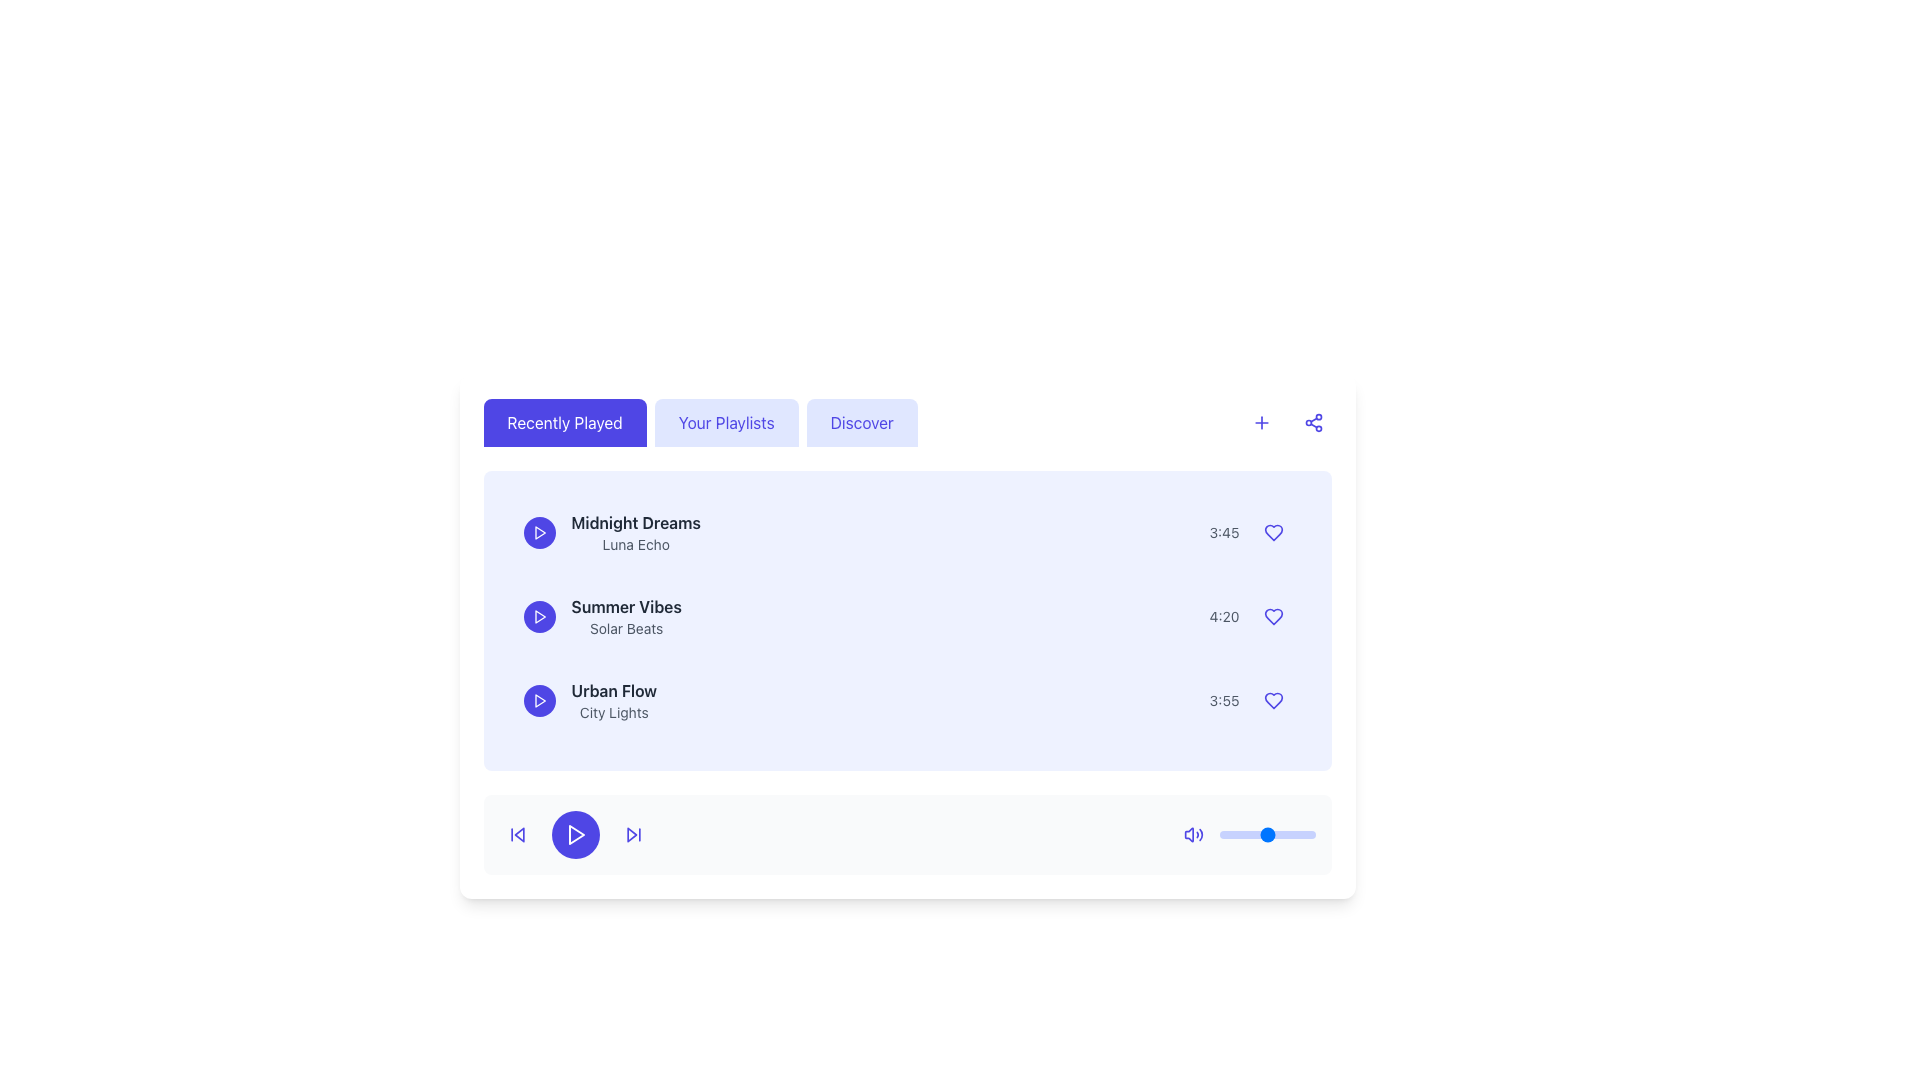  What do you see at coordinates (1272, 700) in the screenshot?
I see `the circular button with a heart outline icon, located to the right of the text '3:55' below the track listing 'Urban Flow'` at bounding box center [1272, 700].